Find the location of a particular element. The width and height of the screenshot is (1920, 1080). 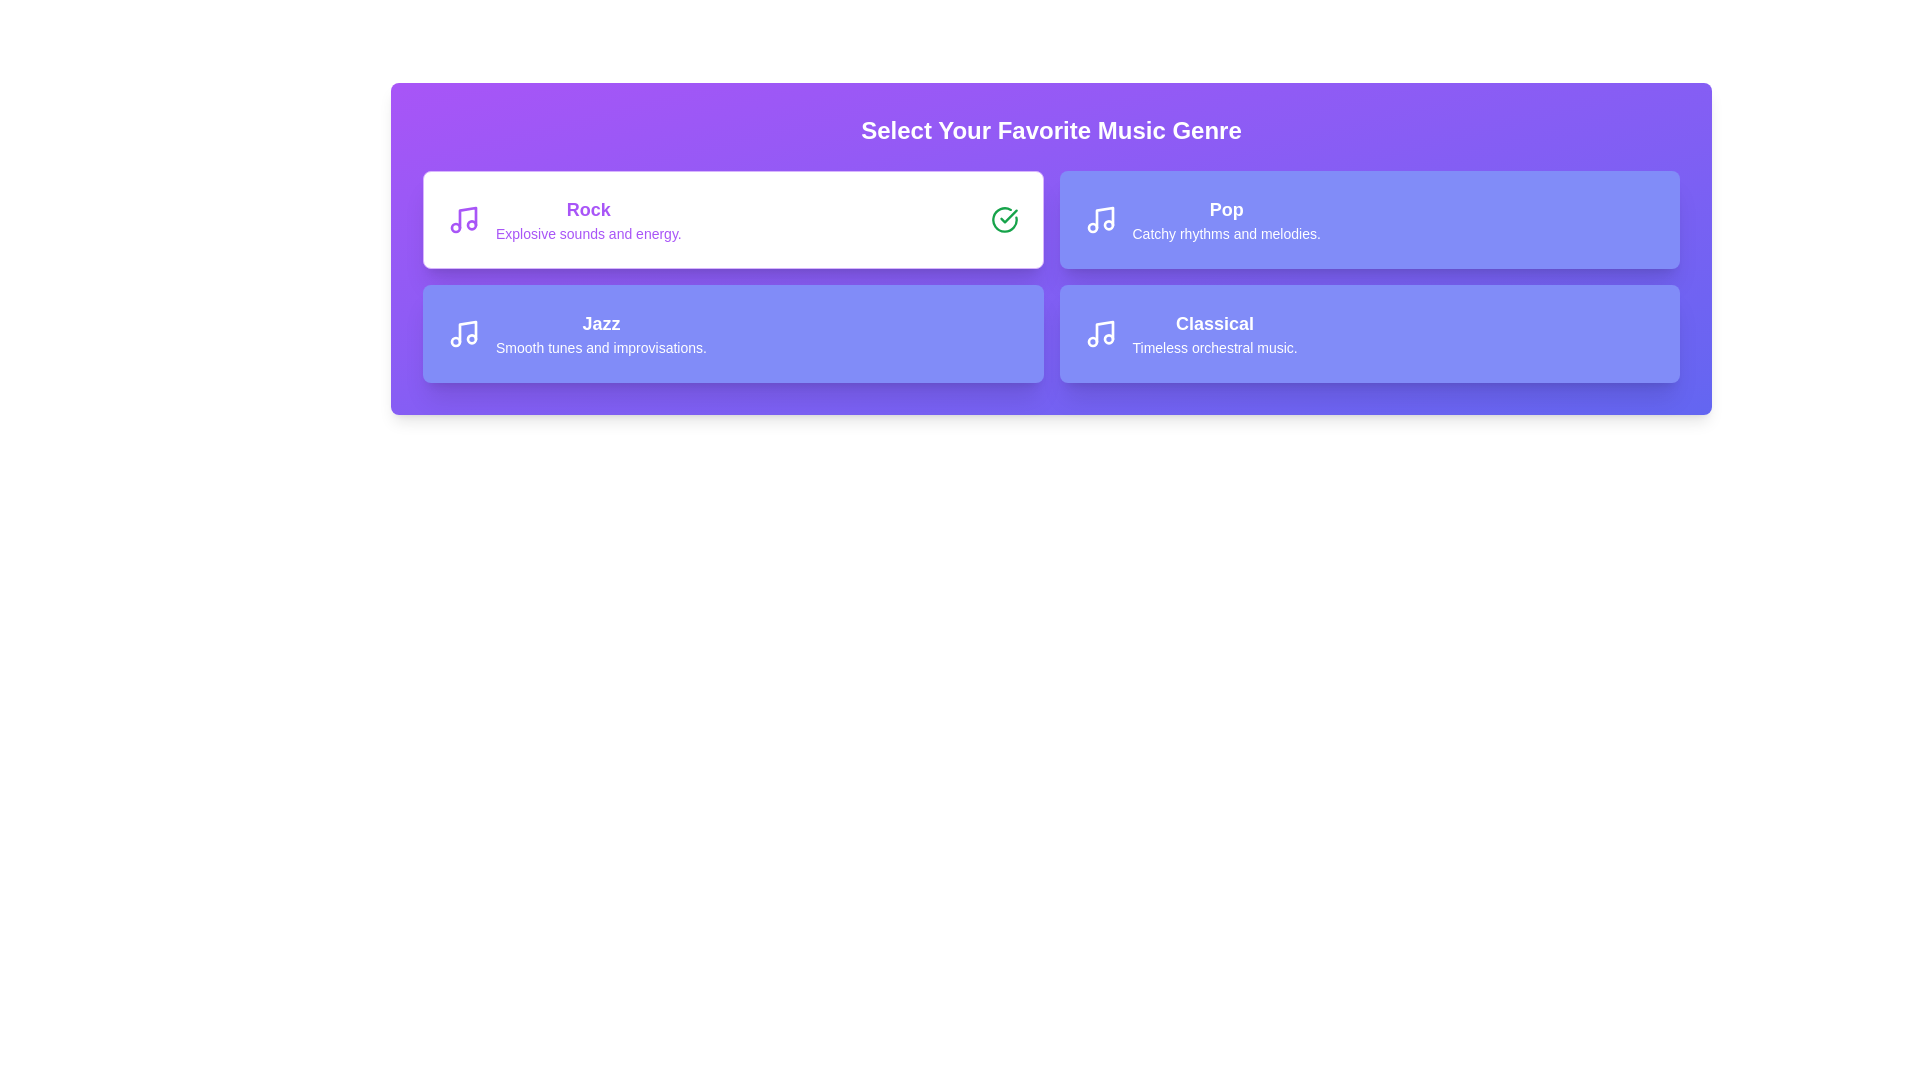

the text label displaying 'Smooth tunes and improvisations.' which is styled in white on a blue background, located below the 'Jazz' text in the music genre section is located at coordinates (600, 346).